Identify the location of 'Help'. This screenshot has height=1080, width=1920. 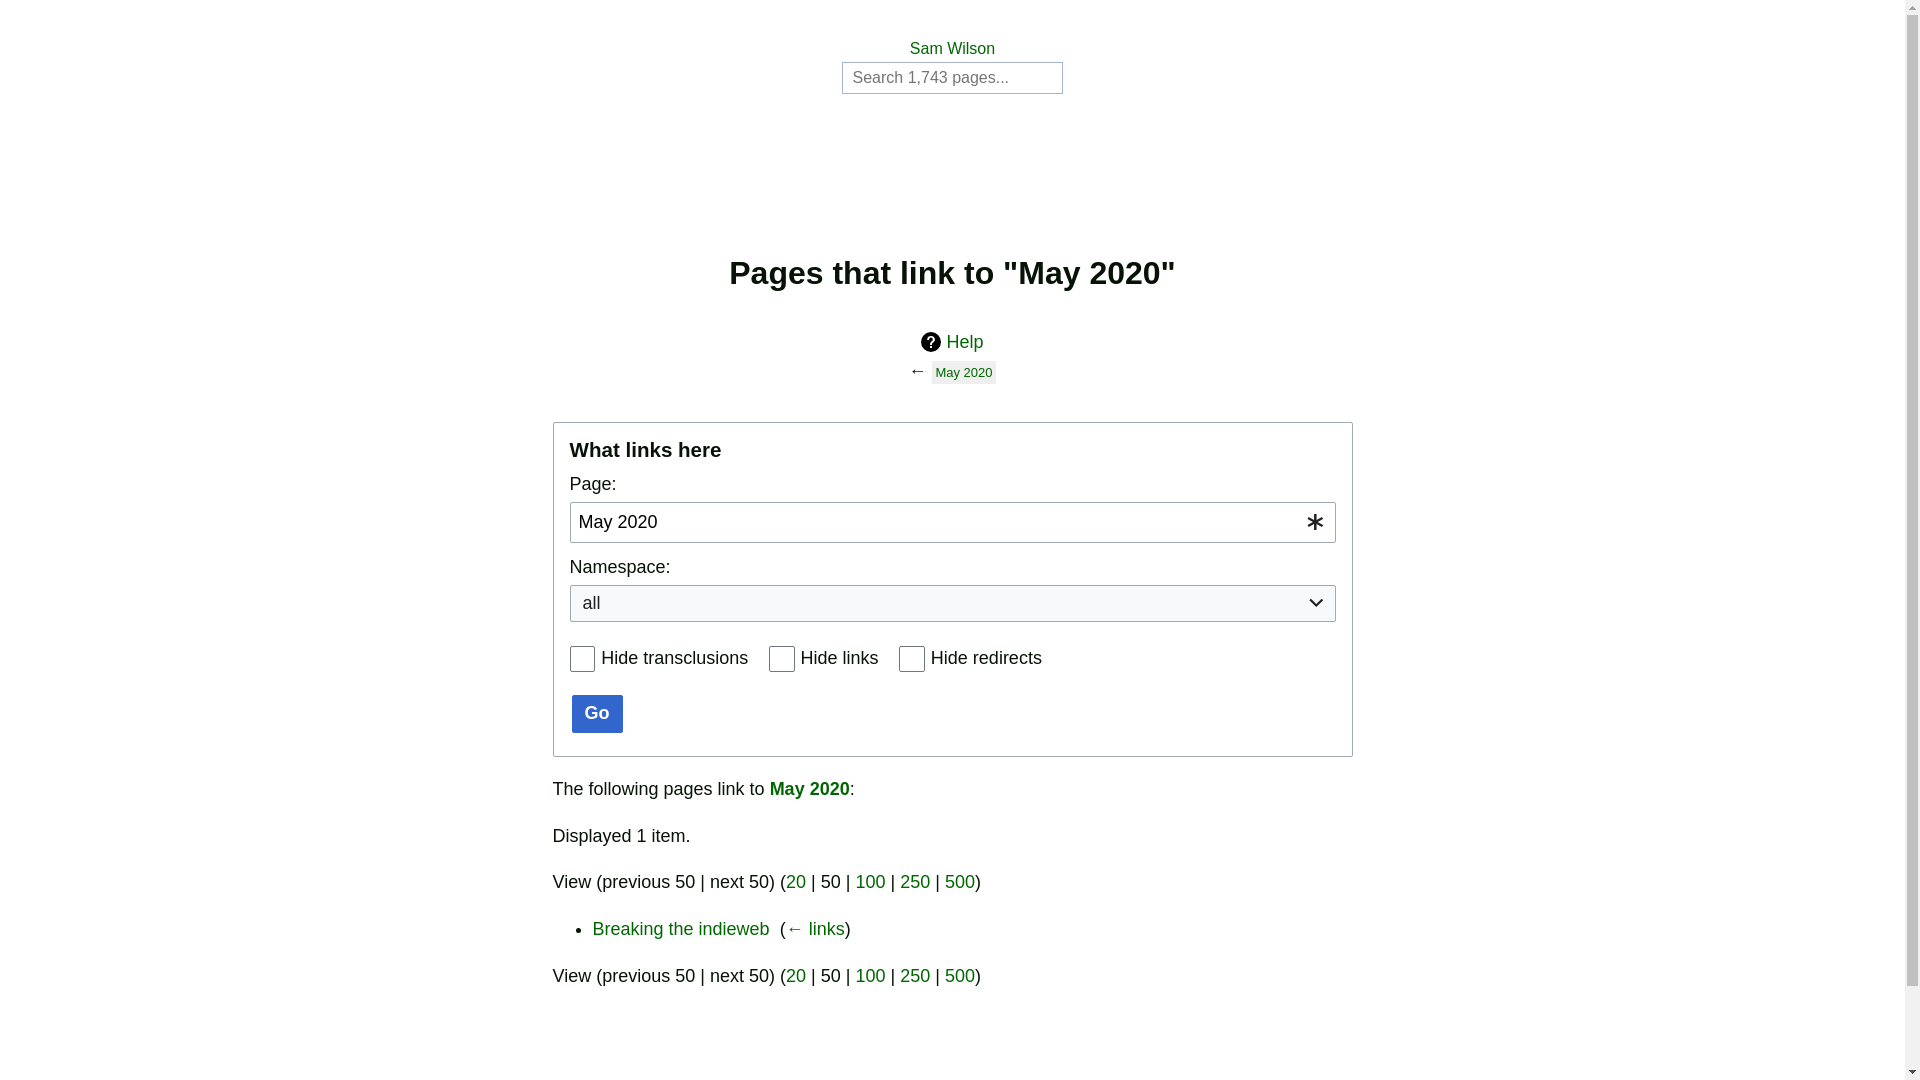
(950, 341).